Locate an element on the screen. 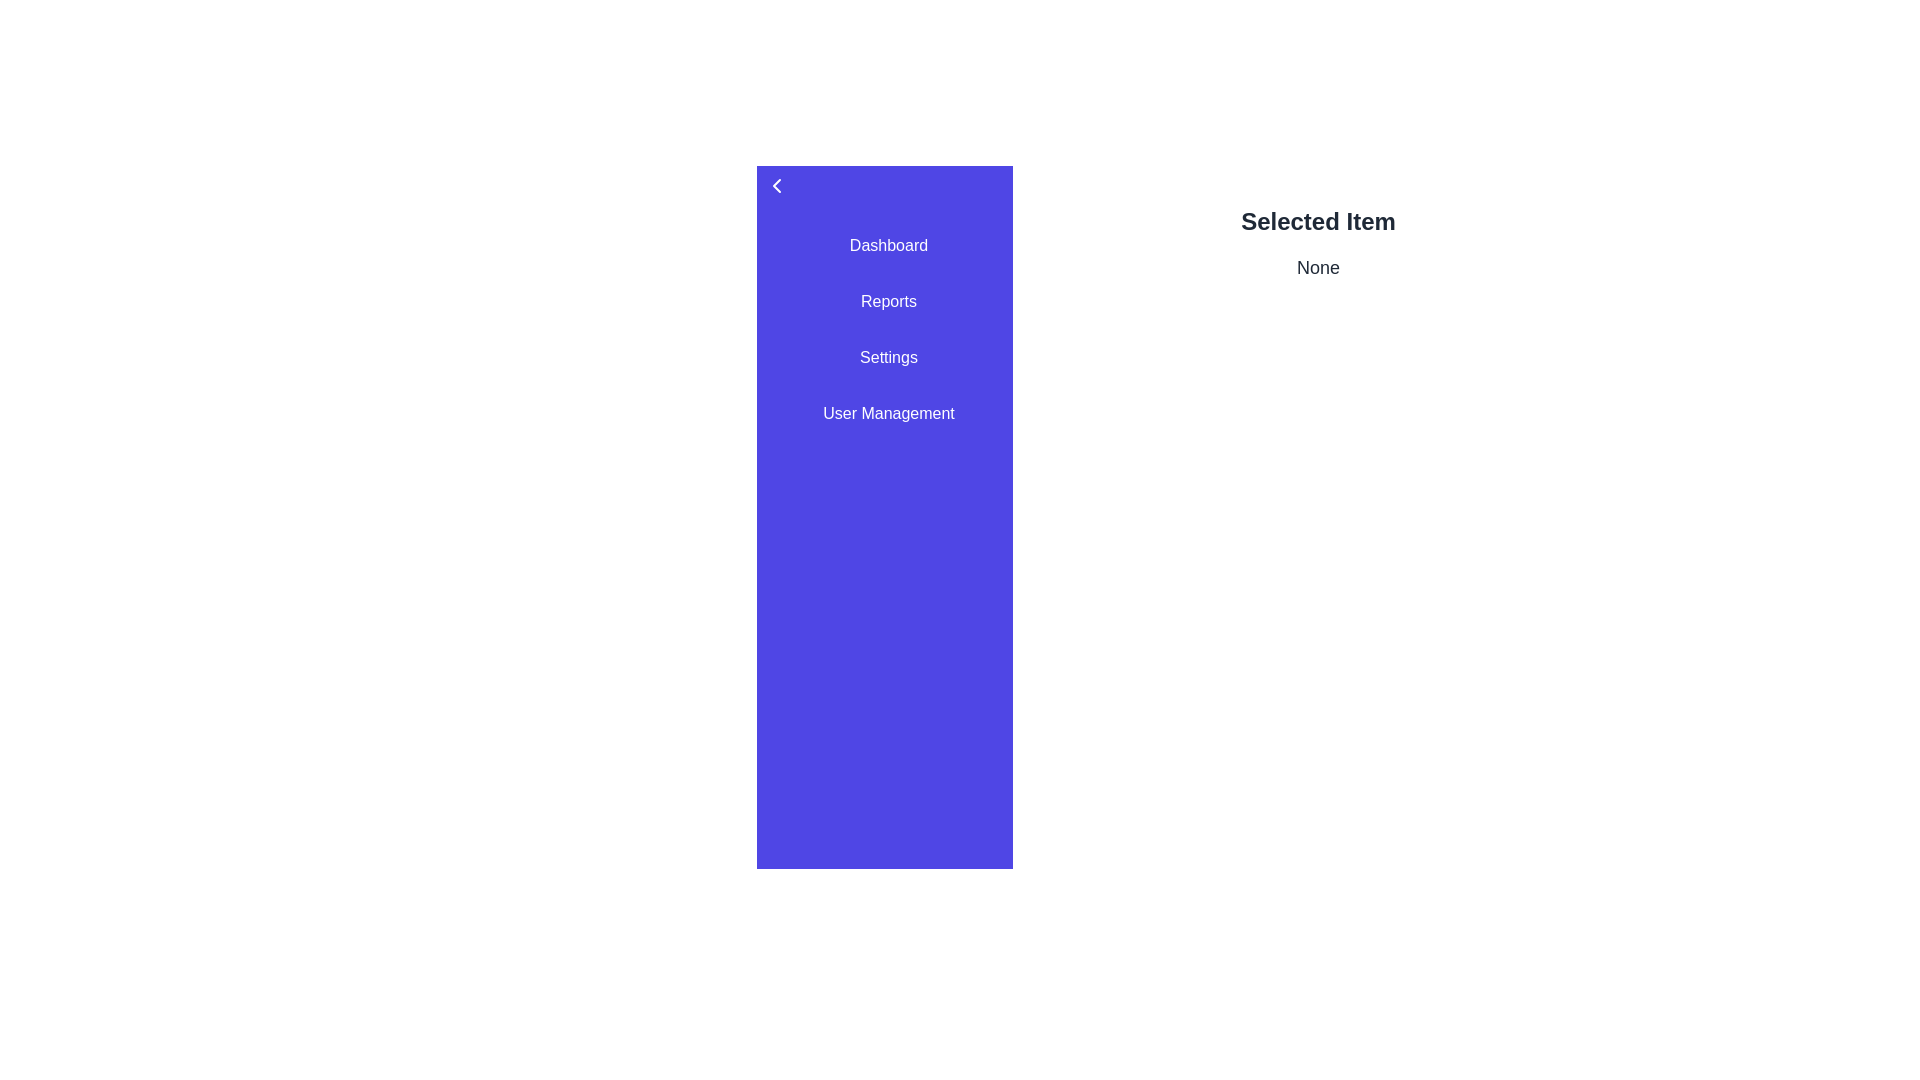 The width and height of the screenshot is (1920, 1080). the 'Settings' clickable text element, which is displayed in white font against a blue background and is located in the third position of a vertical menu is located at coordinates (887, 356).